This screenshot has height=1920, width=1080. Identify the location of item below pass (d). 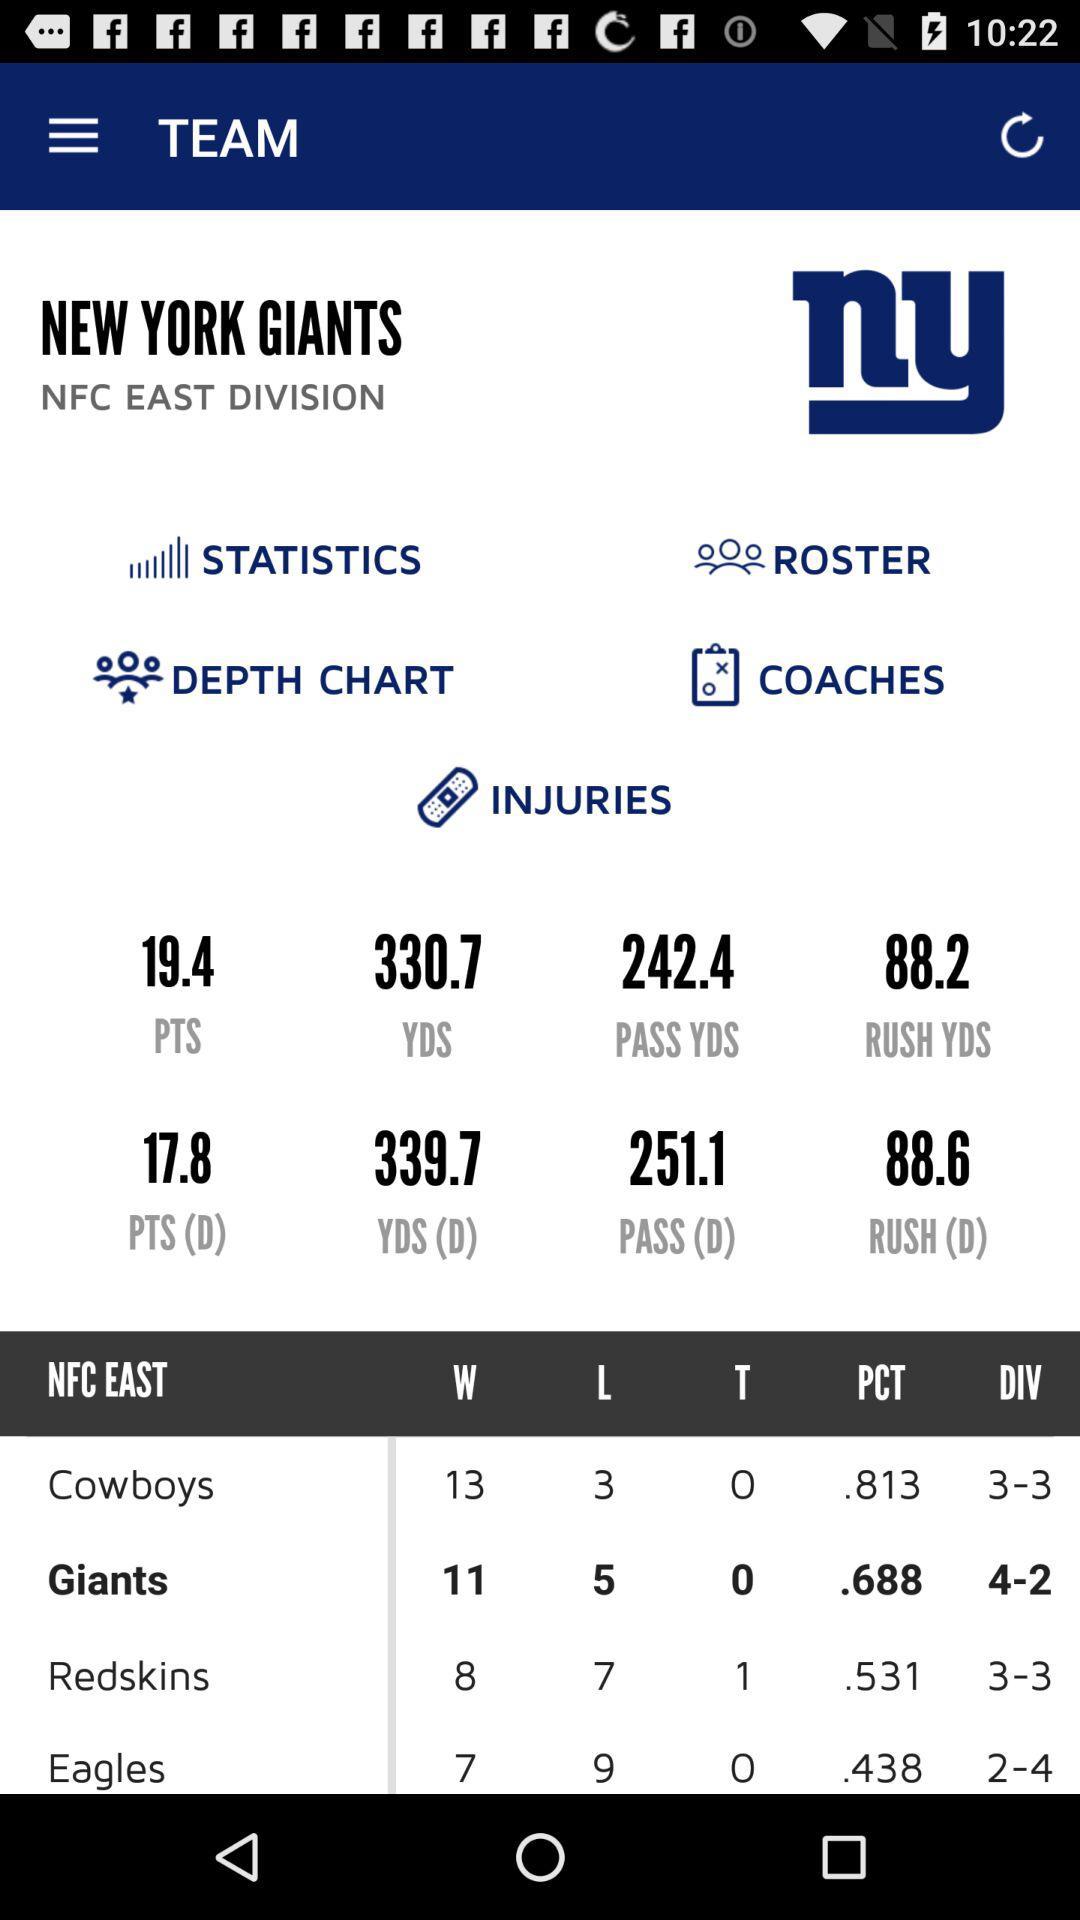
(742, 1382).